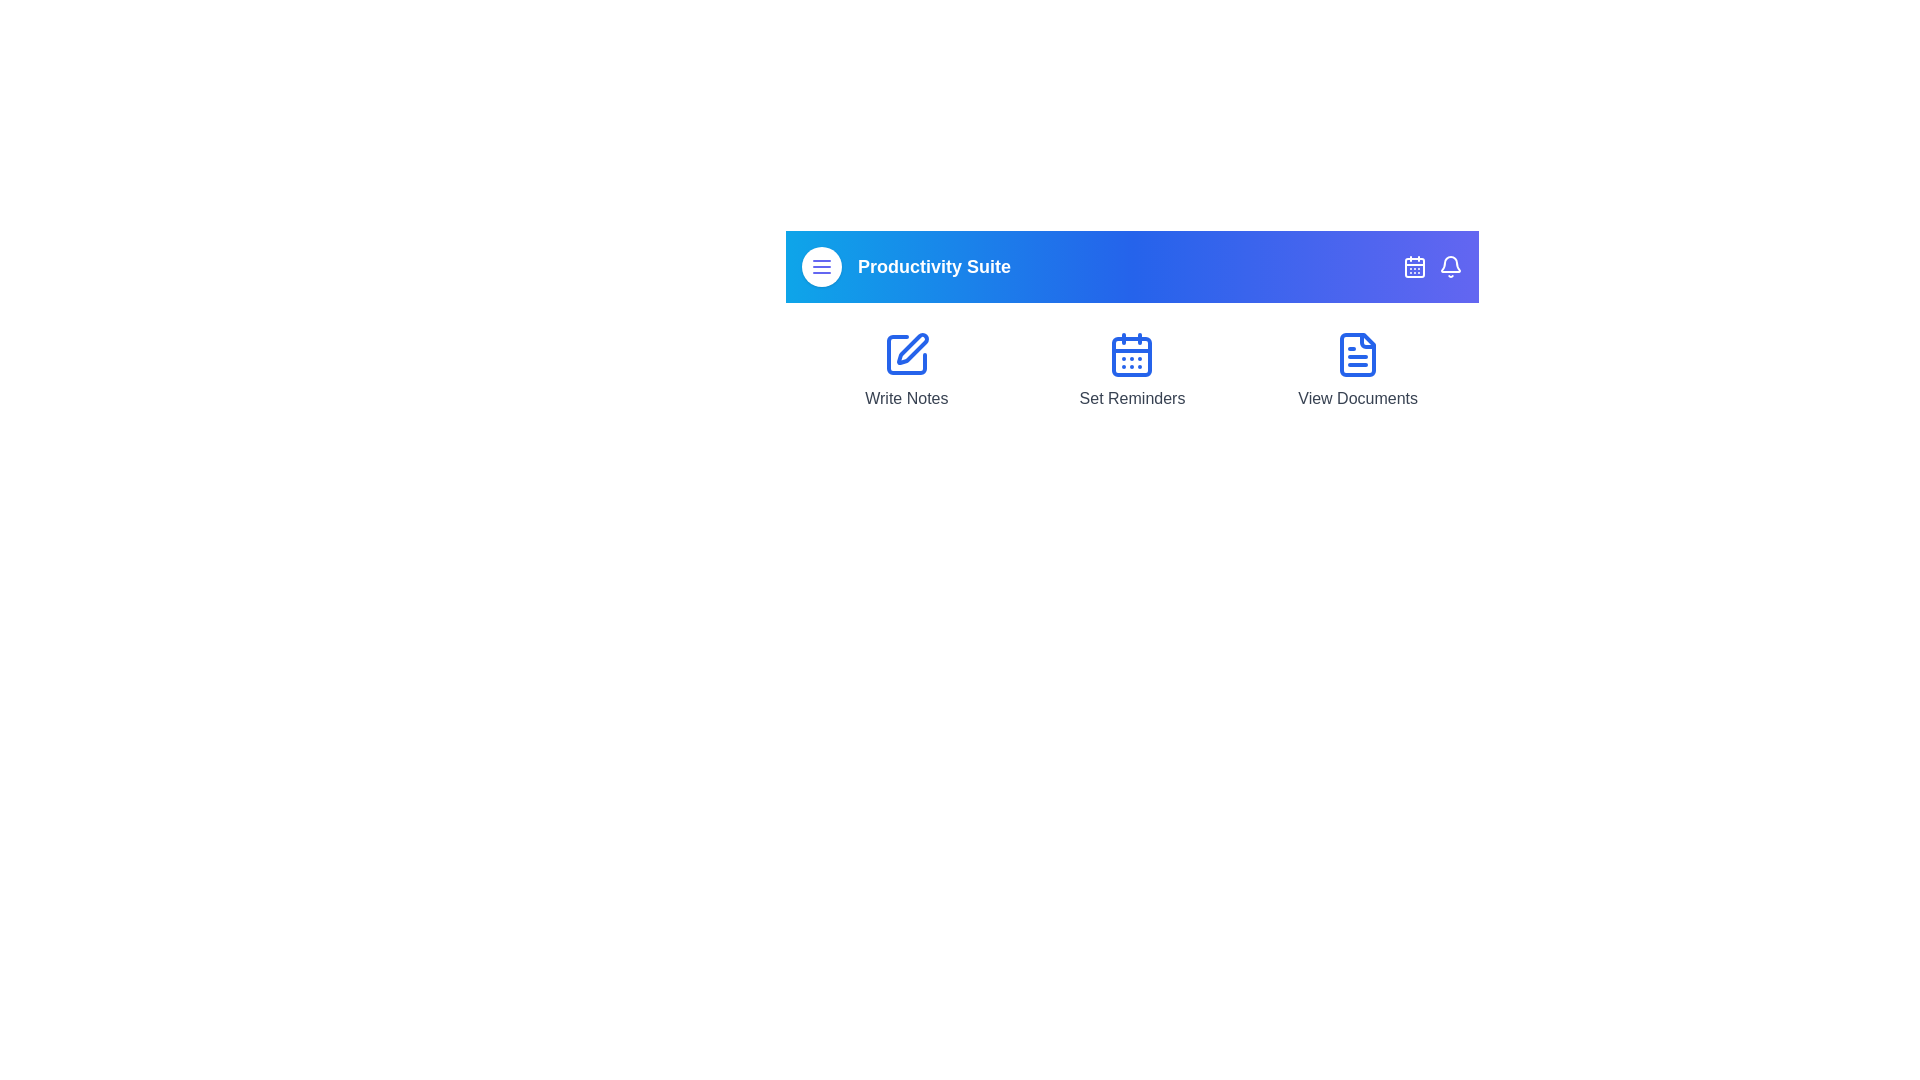  Describe the element at coordinates (1358, 370) in the screenshot. I see `the 'View Documents' button` at that location.